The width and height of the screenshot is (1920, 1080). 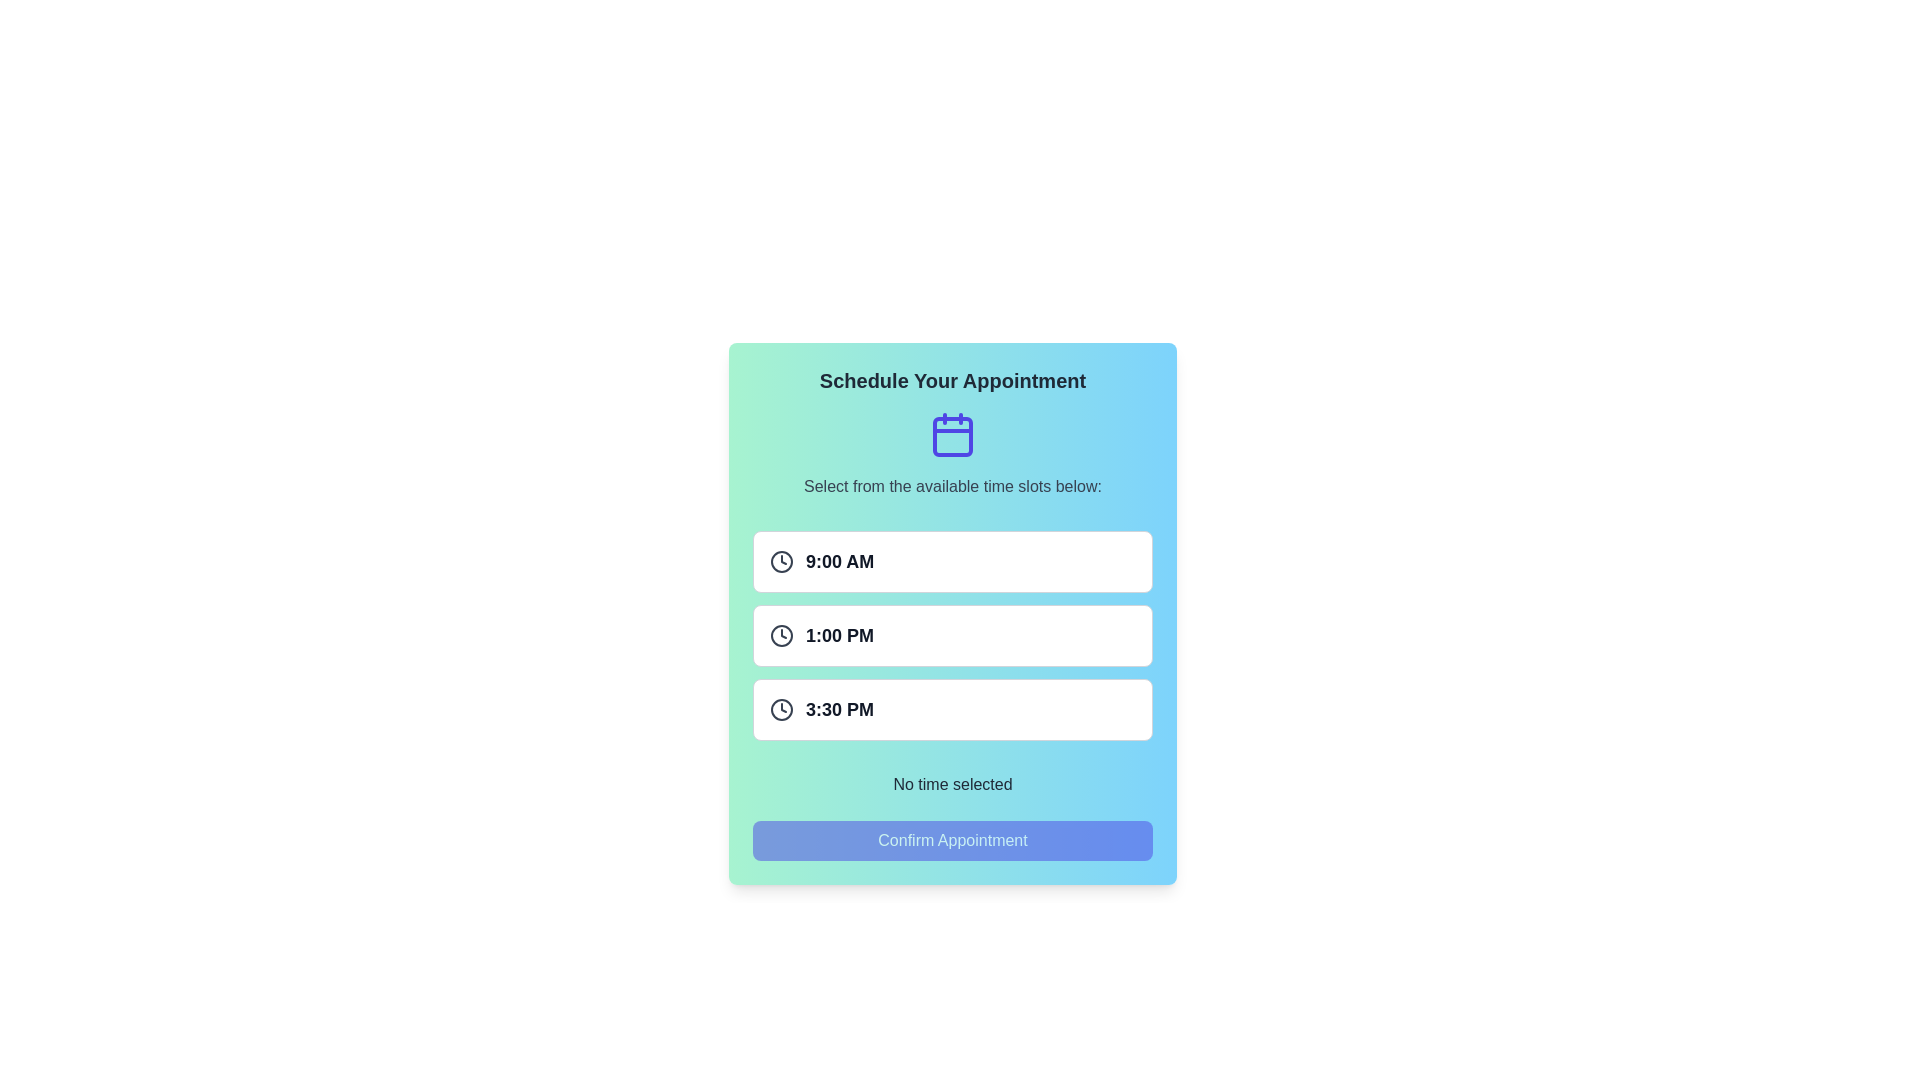 What do you see at coordinates (952, 434) in the screenshot?
I see `the bold indigo calendar icon with a square outline and rounded corners, located above the text 'Select from the available time slots below:' in the card layout` at bounding box center [952, 434].